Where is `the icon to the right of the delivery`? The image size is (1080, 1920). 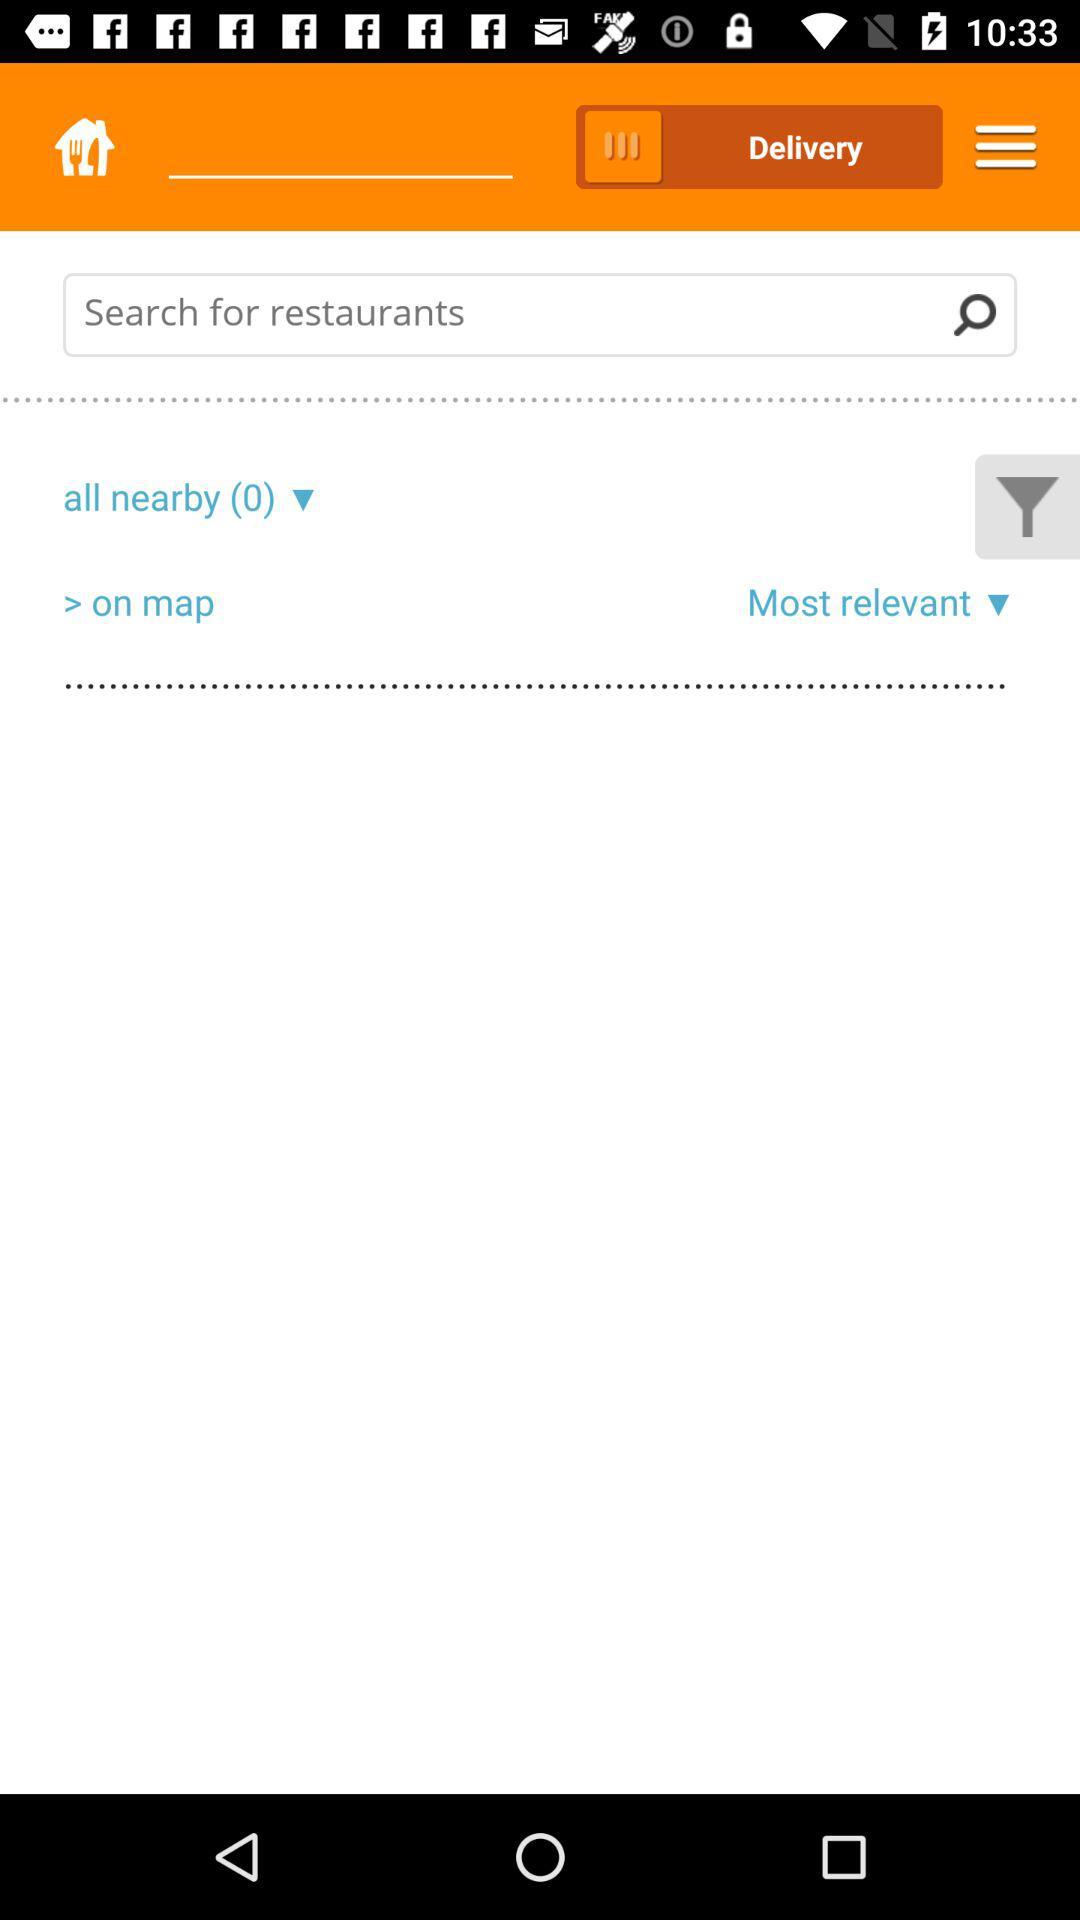 the icon to the right of the delivery is located at coordinates (1005, 146).